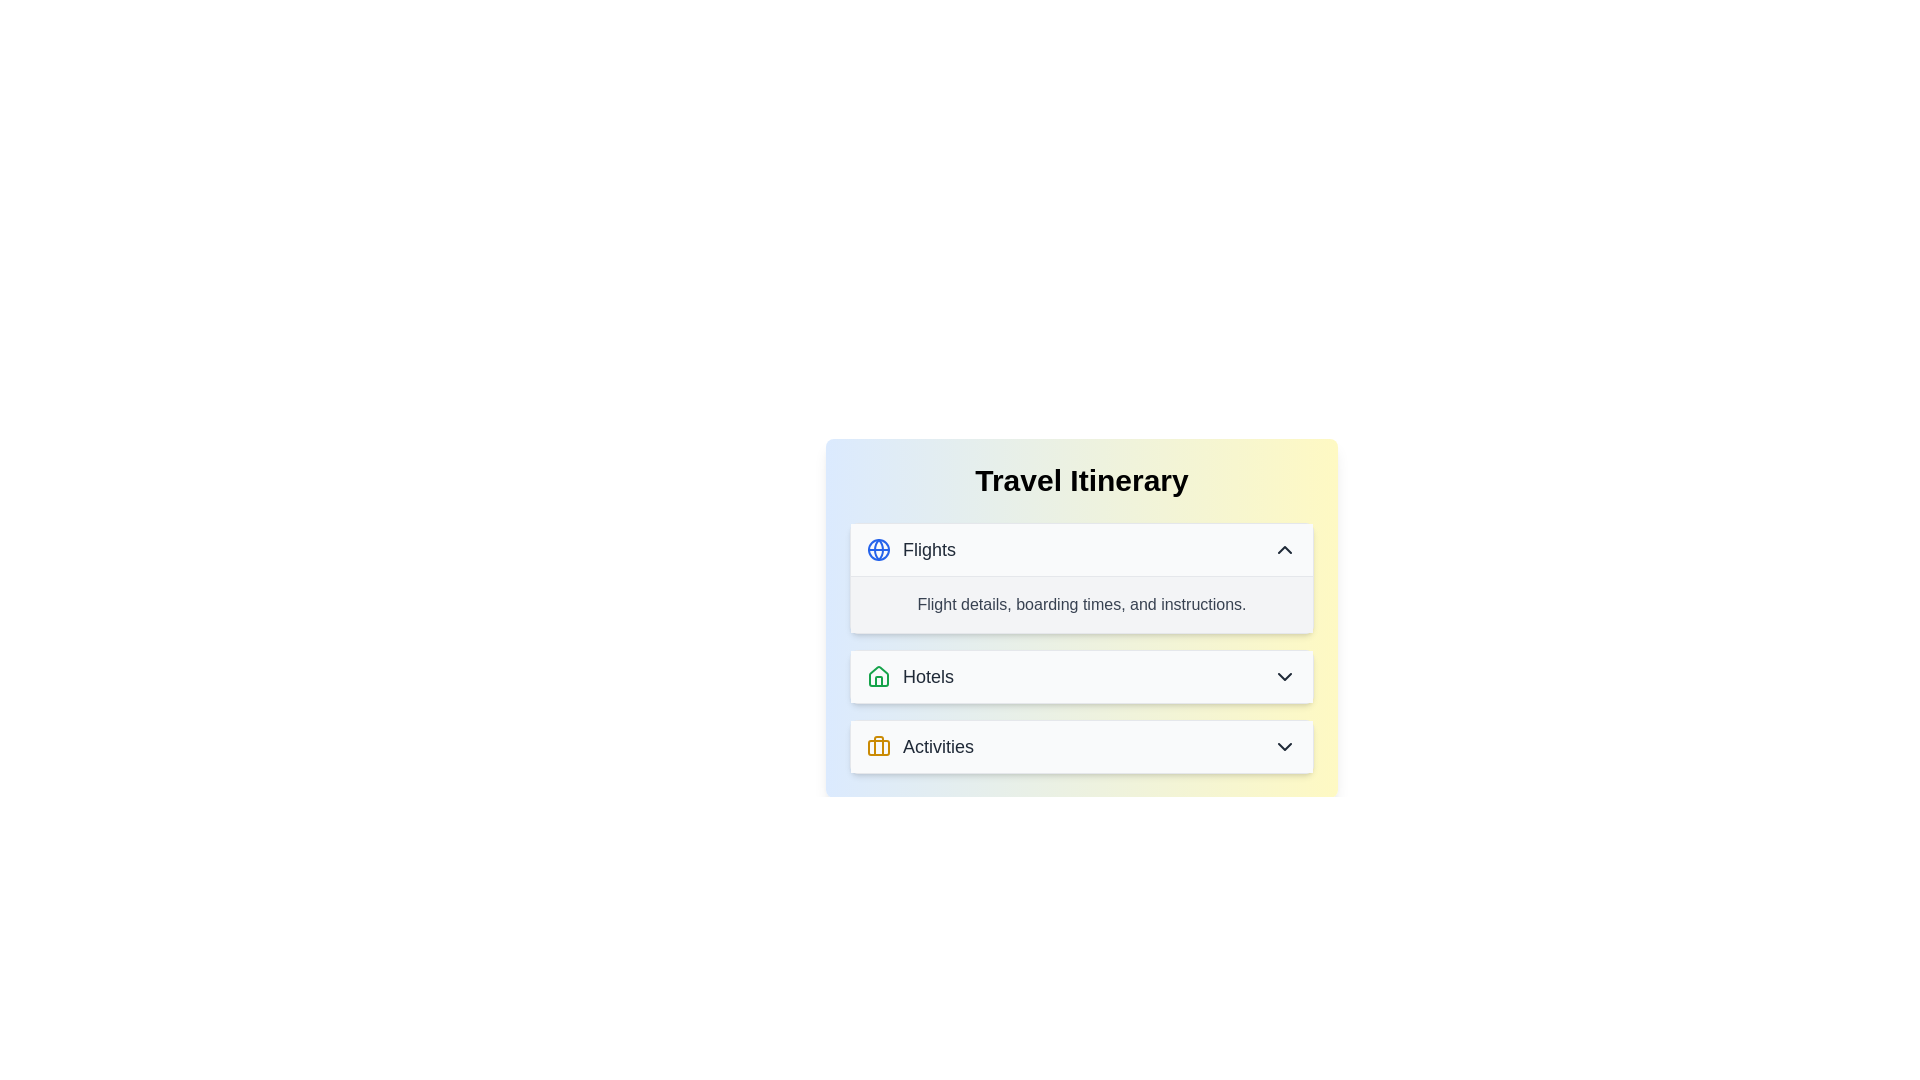  What do you see at coordinates (878, 550) in the screenshot?
I see `the 'Flights' icon located to the left of the text 'Flights' within the 'Travel Itinerary' card interface, which is horizontally aligned with the text and vertically centered in the section` at bounding box center [878, 550].